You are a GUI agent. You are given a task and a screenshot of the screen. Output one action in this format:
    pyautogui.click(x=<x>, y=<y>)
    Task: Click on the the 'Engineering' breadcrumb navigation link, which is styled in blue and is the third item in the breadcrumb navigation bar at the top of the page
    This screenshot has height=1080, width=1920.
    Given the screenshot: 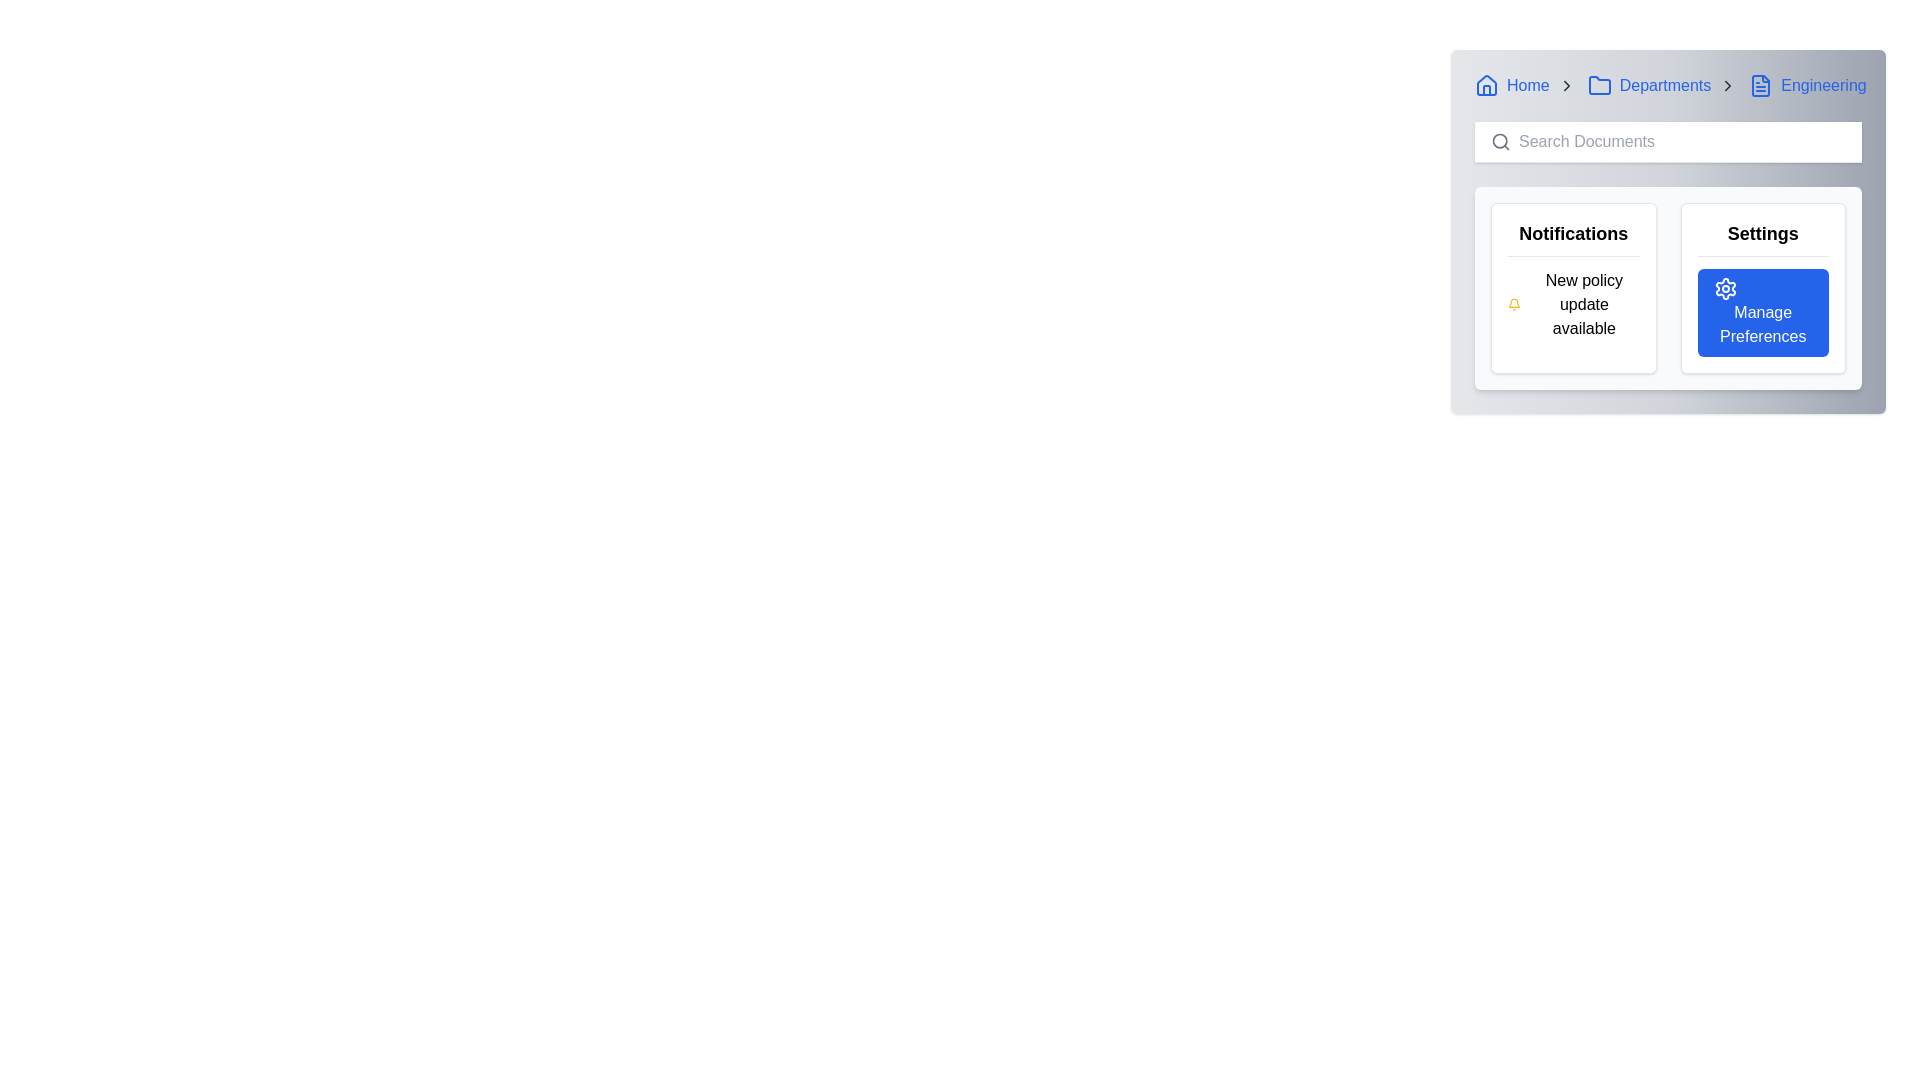 What is the action you would take?
    pyautogui.click(x=1808, y=84)
    